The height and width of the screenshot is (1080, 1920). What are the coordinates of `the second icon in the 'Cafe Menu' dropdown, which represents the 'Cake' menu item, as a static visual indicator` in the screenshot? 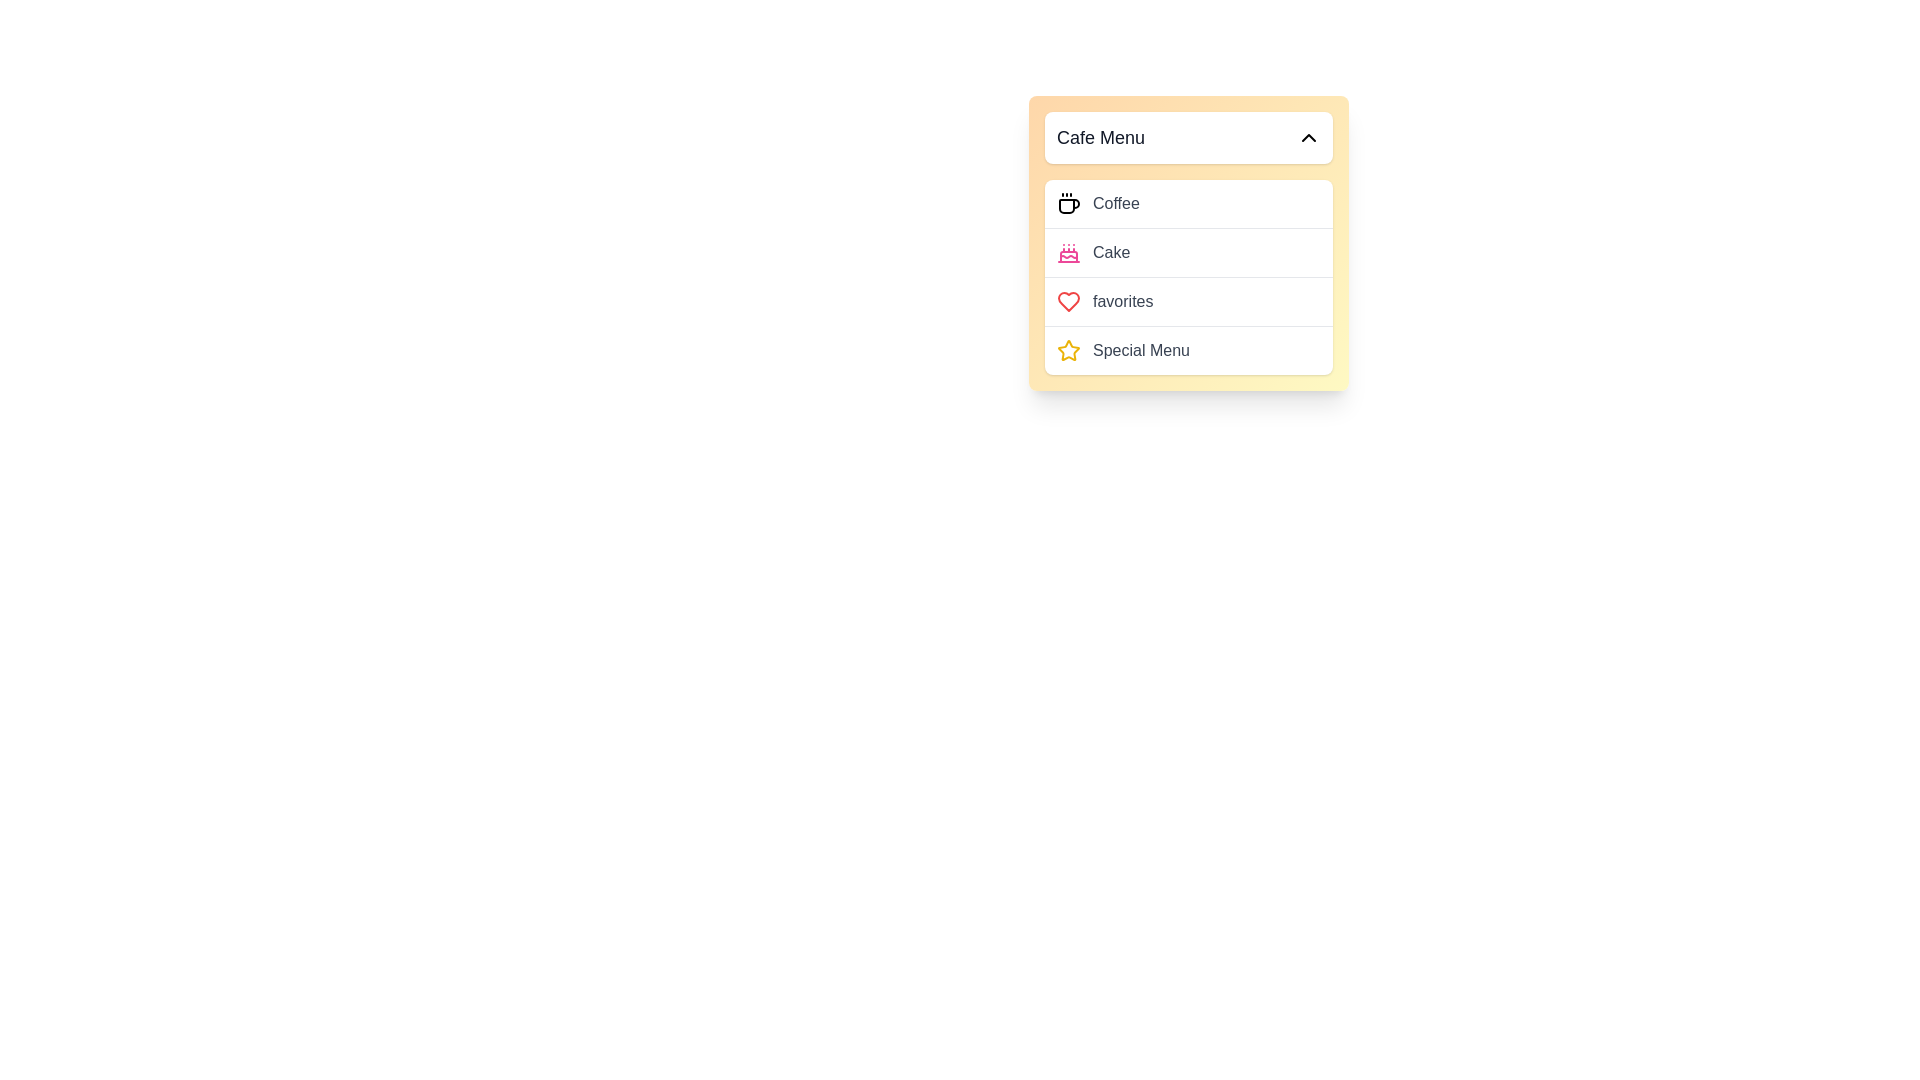 It's located at (1068, 252).